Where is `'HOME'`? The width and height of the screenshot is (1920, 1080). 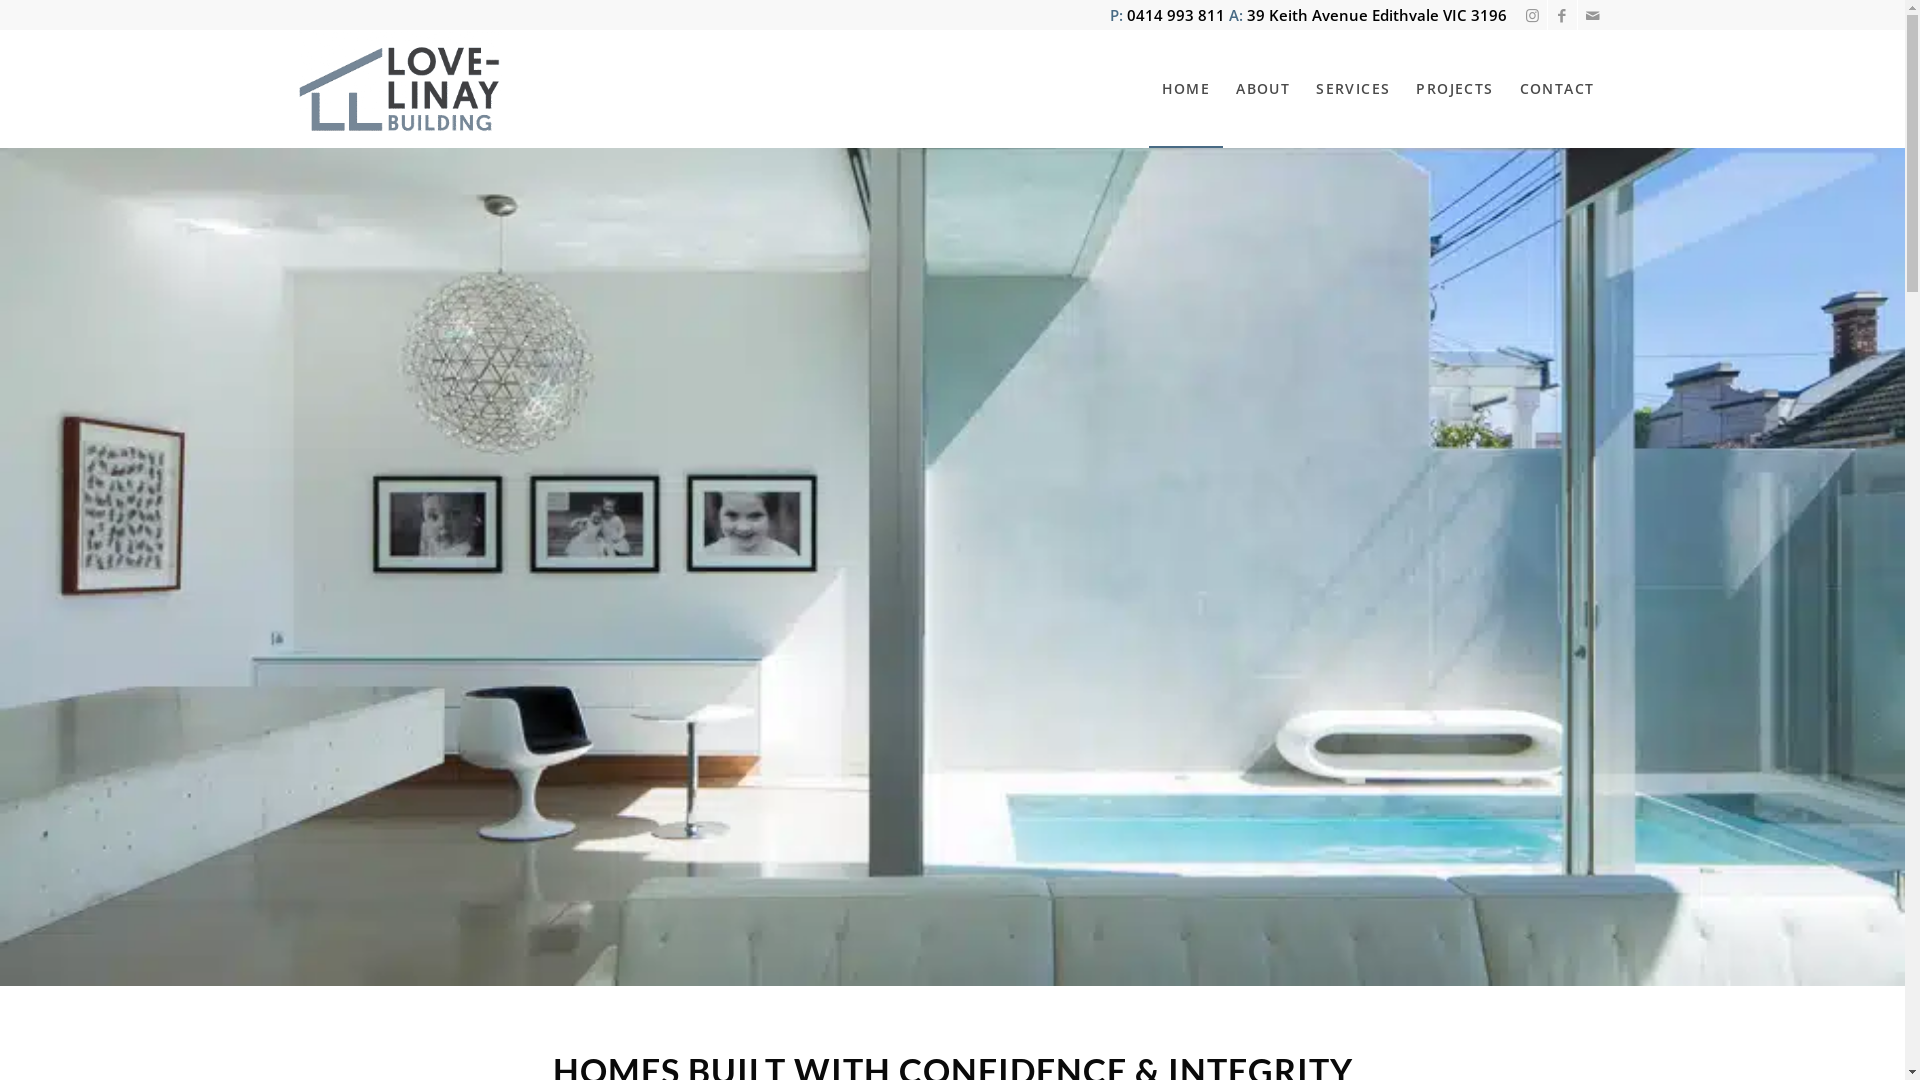
'HOME' is located at coordinates (1186, 87).